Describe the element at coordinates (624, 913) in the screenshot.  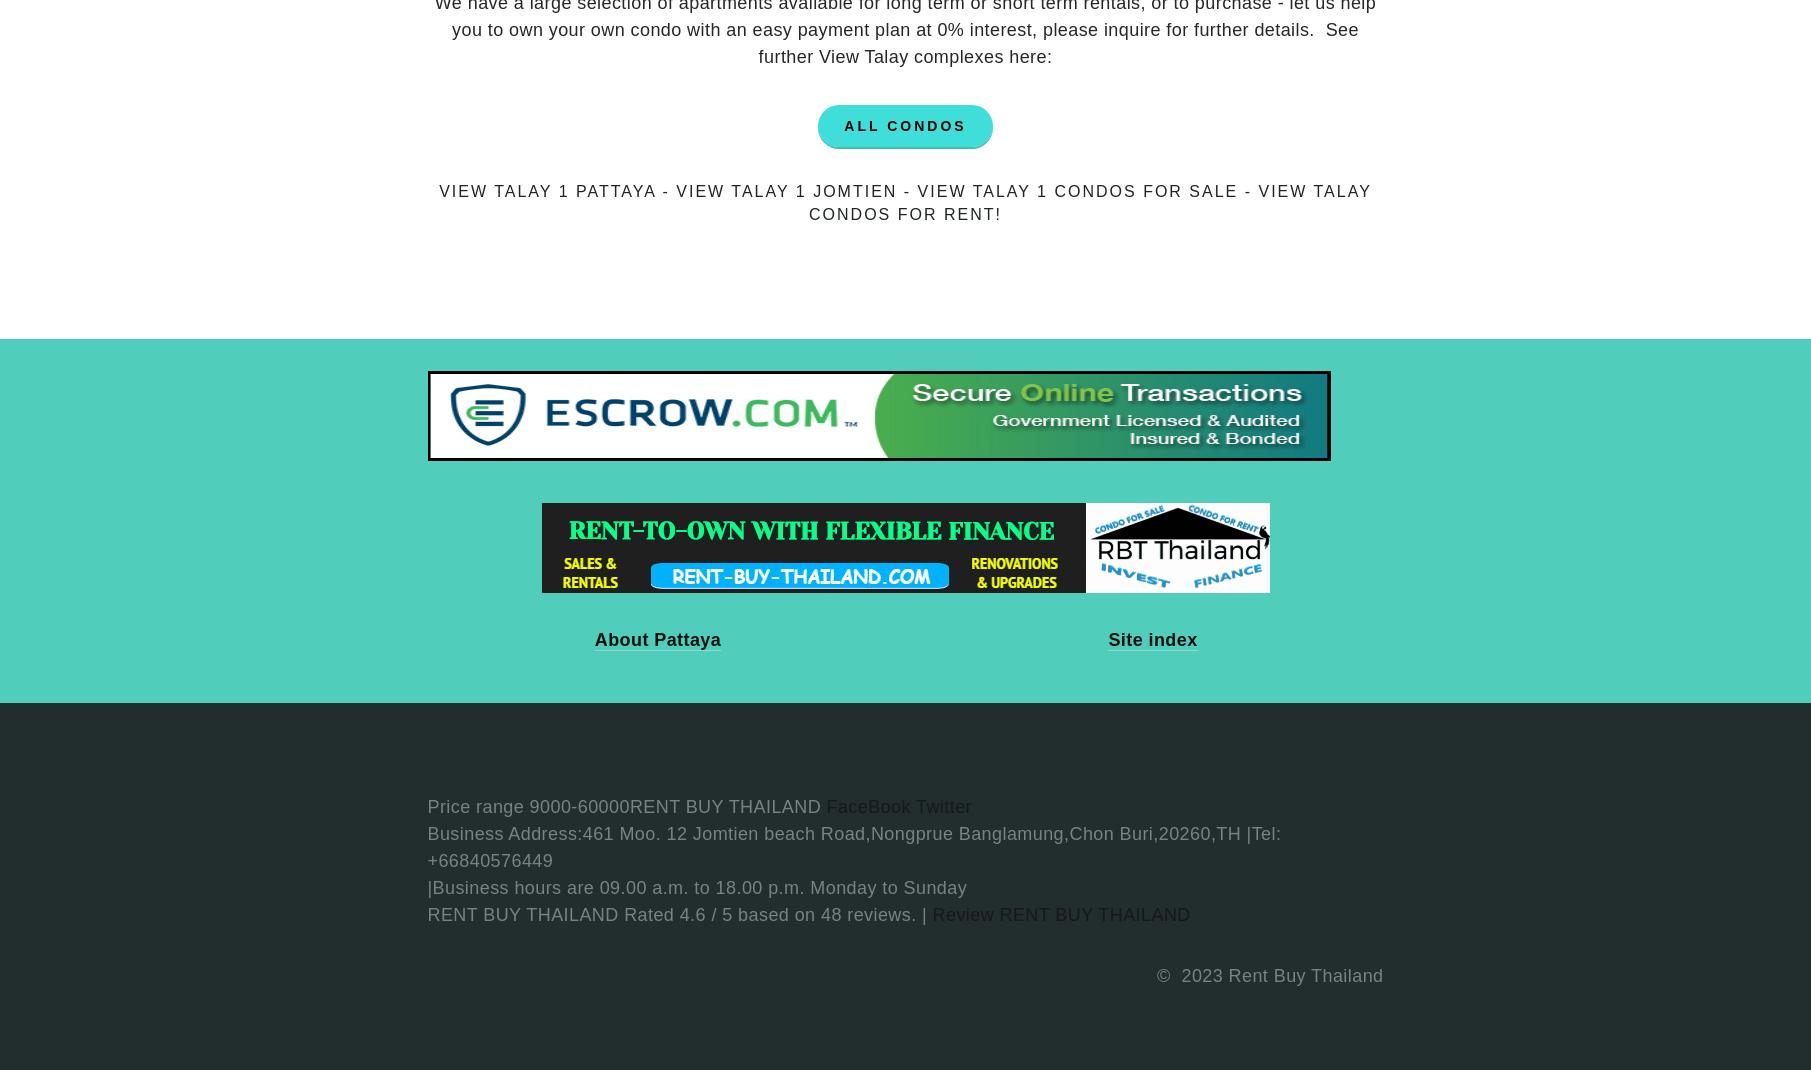
I see `'Rated'` at that location.